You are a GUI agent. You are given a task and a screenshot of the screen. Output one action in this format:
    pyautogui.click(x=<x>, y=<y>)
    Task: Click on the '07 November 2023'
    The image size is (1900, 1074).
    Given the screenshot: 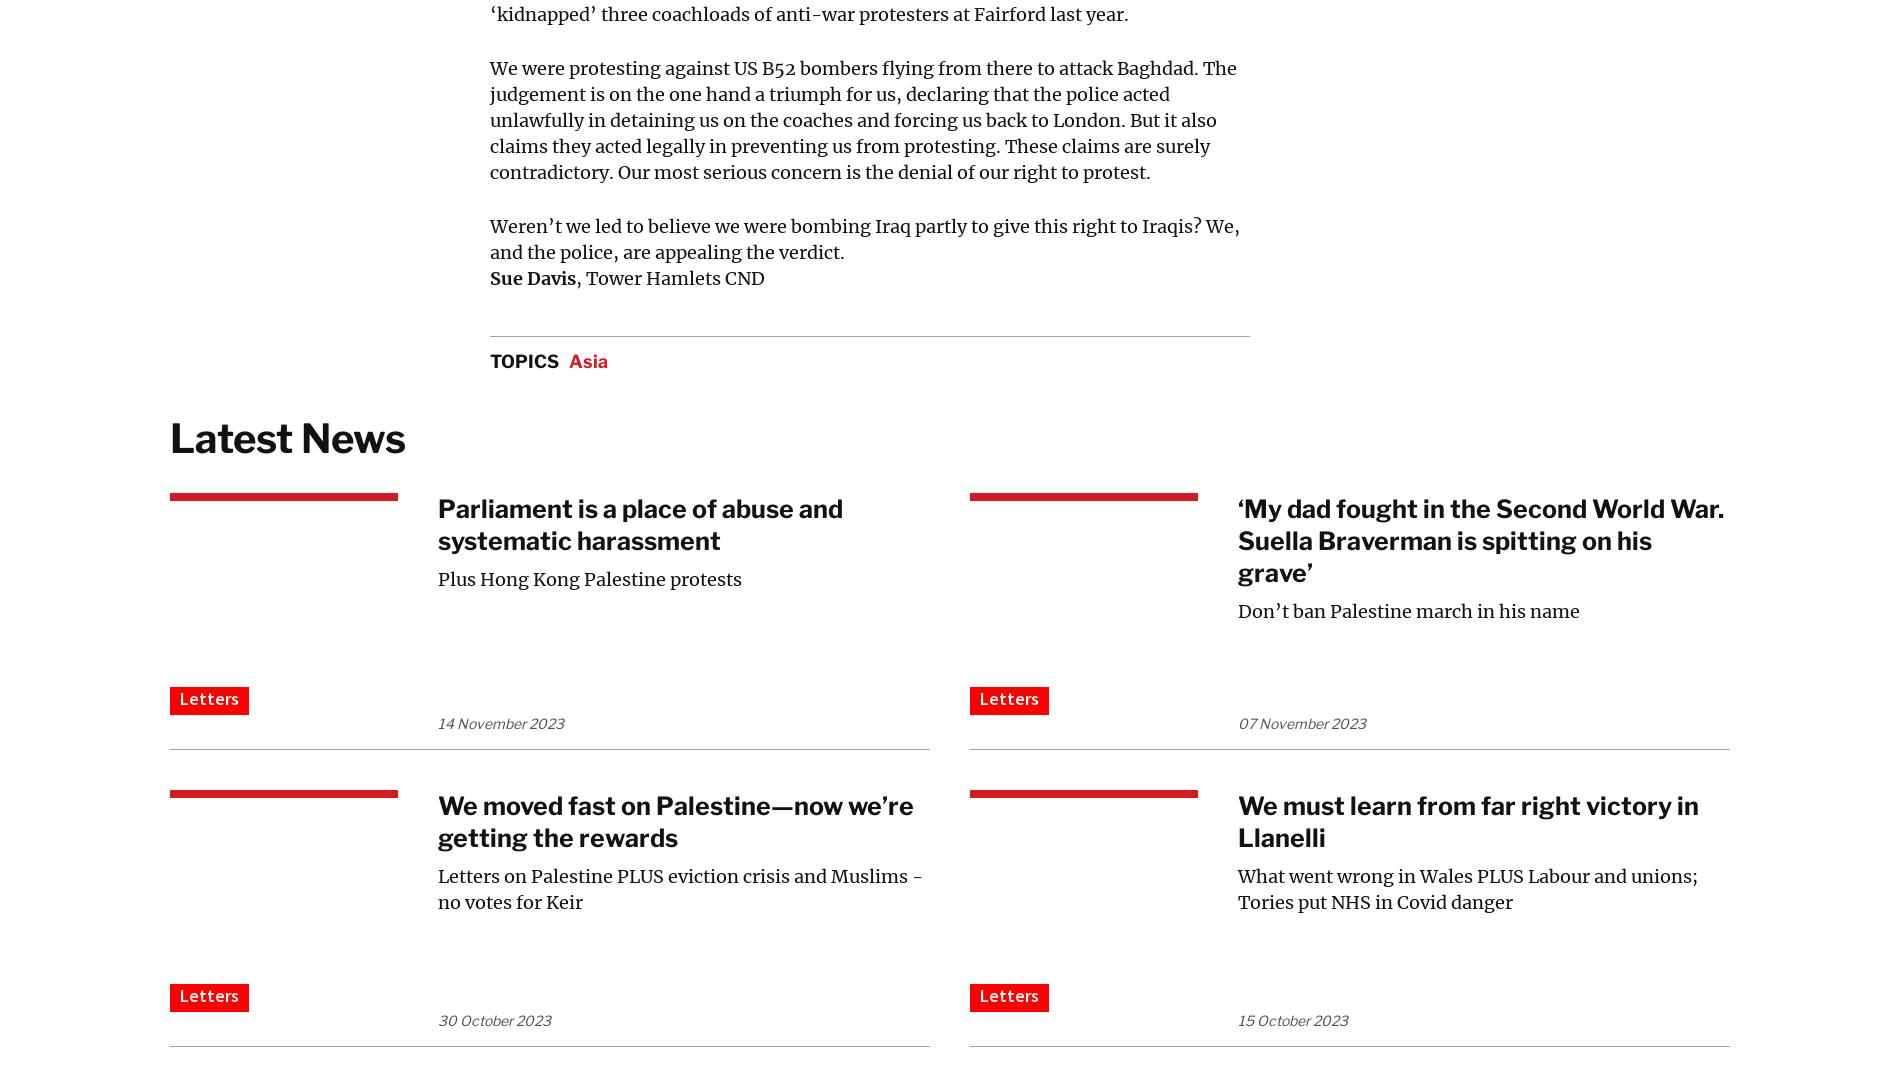 What is the action you would take?
    pyautogui.click(x=1301, y=723)
    